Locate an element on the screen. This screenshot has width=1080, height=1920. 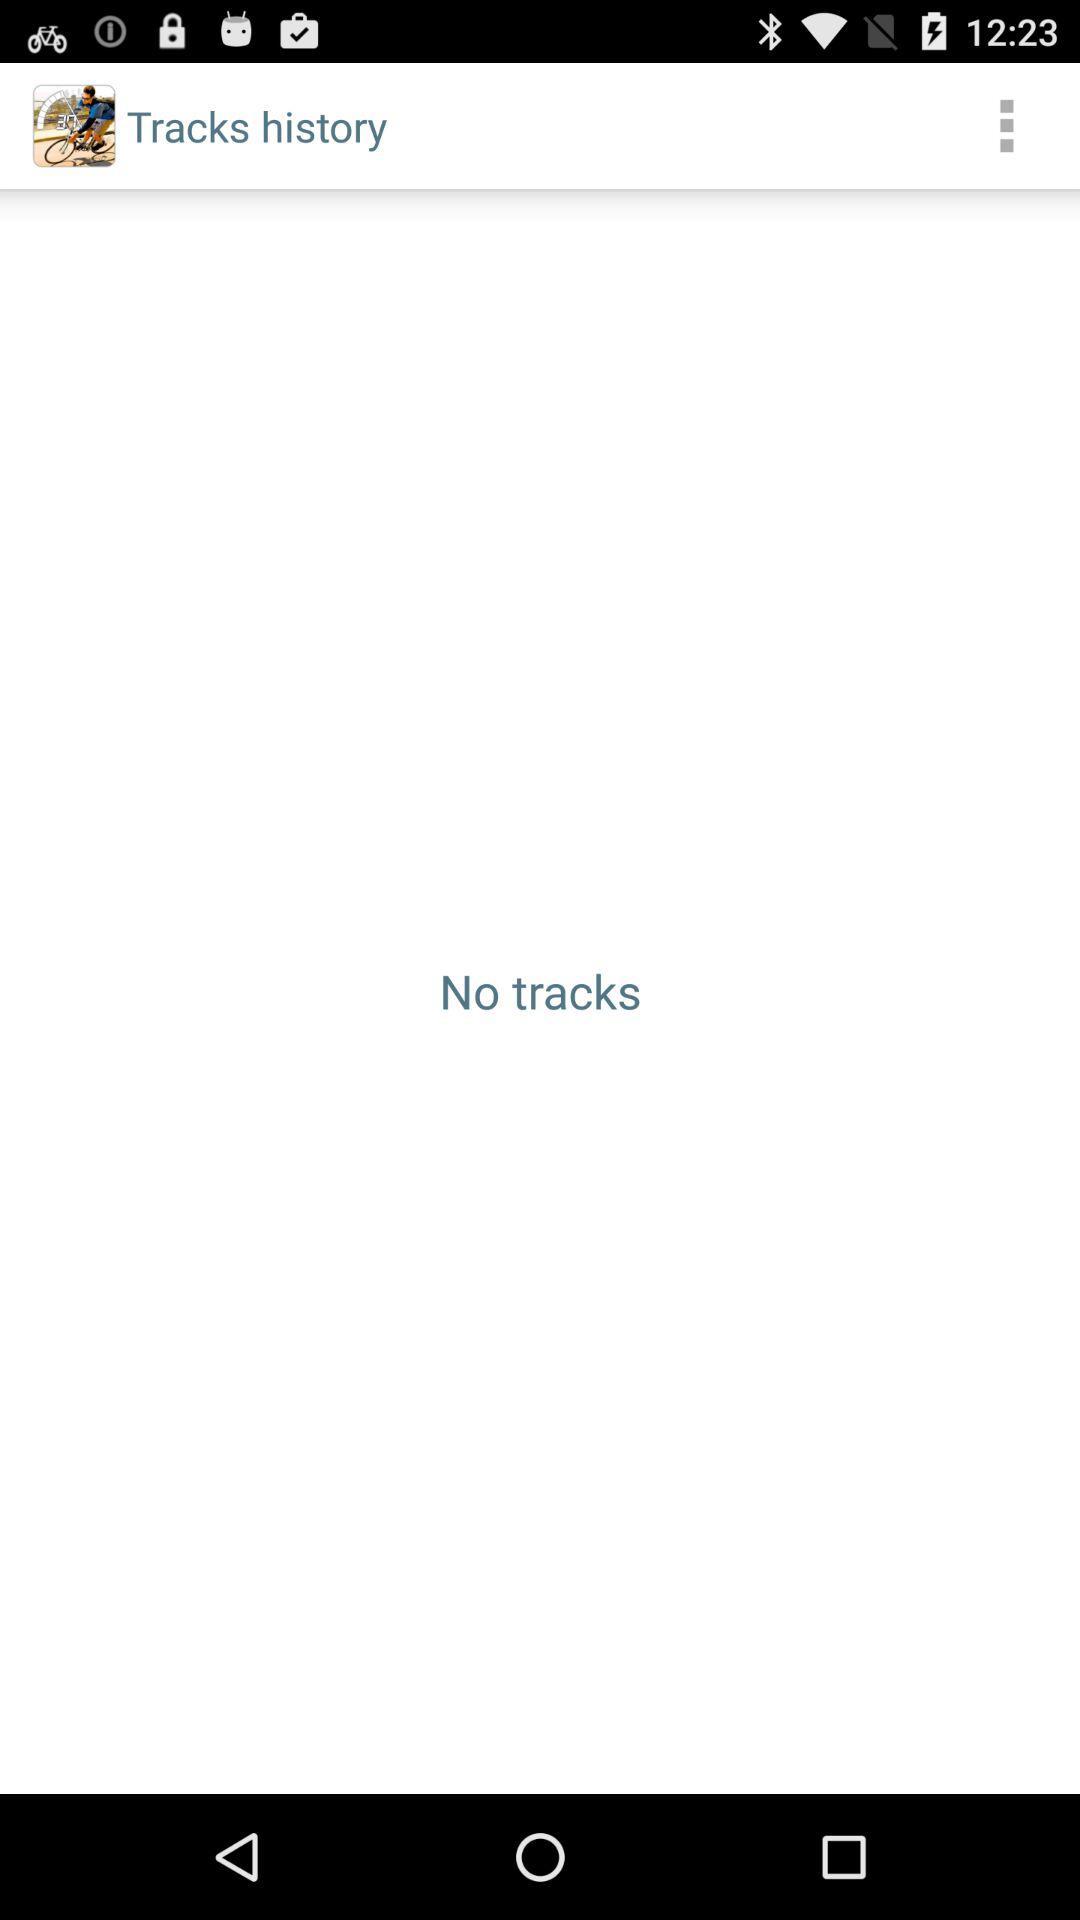
item next to tracks history icon is located at coordinates (1006, 124).